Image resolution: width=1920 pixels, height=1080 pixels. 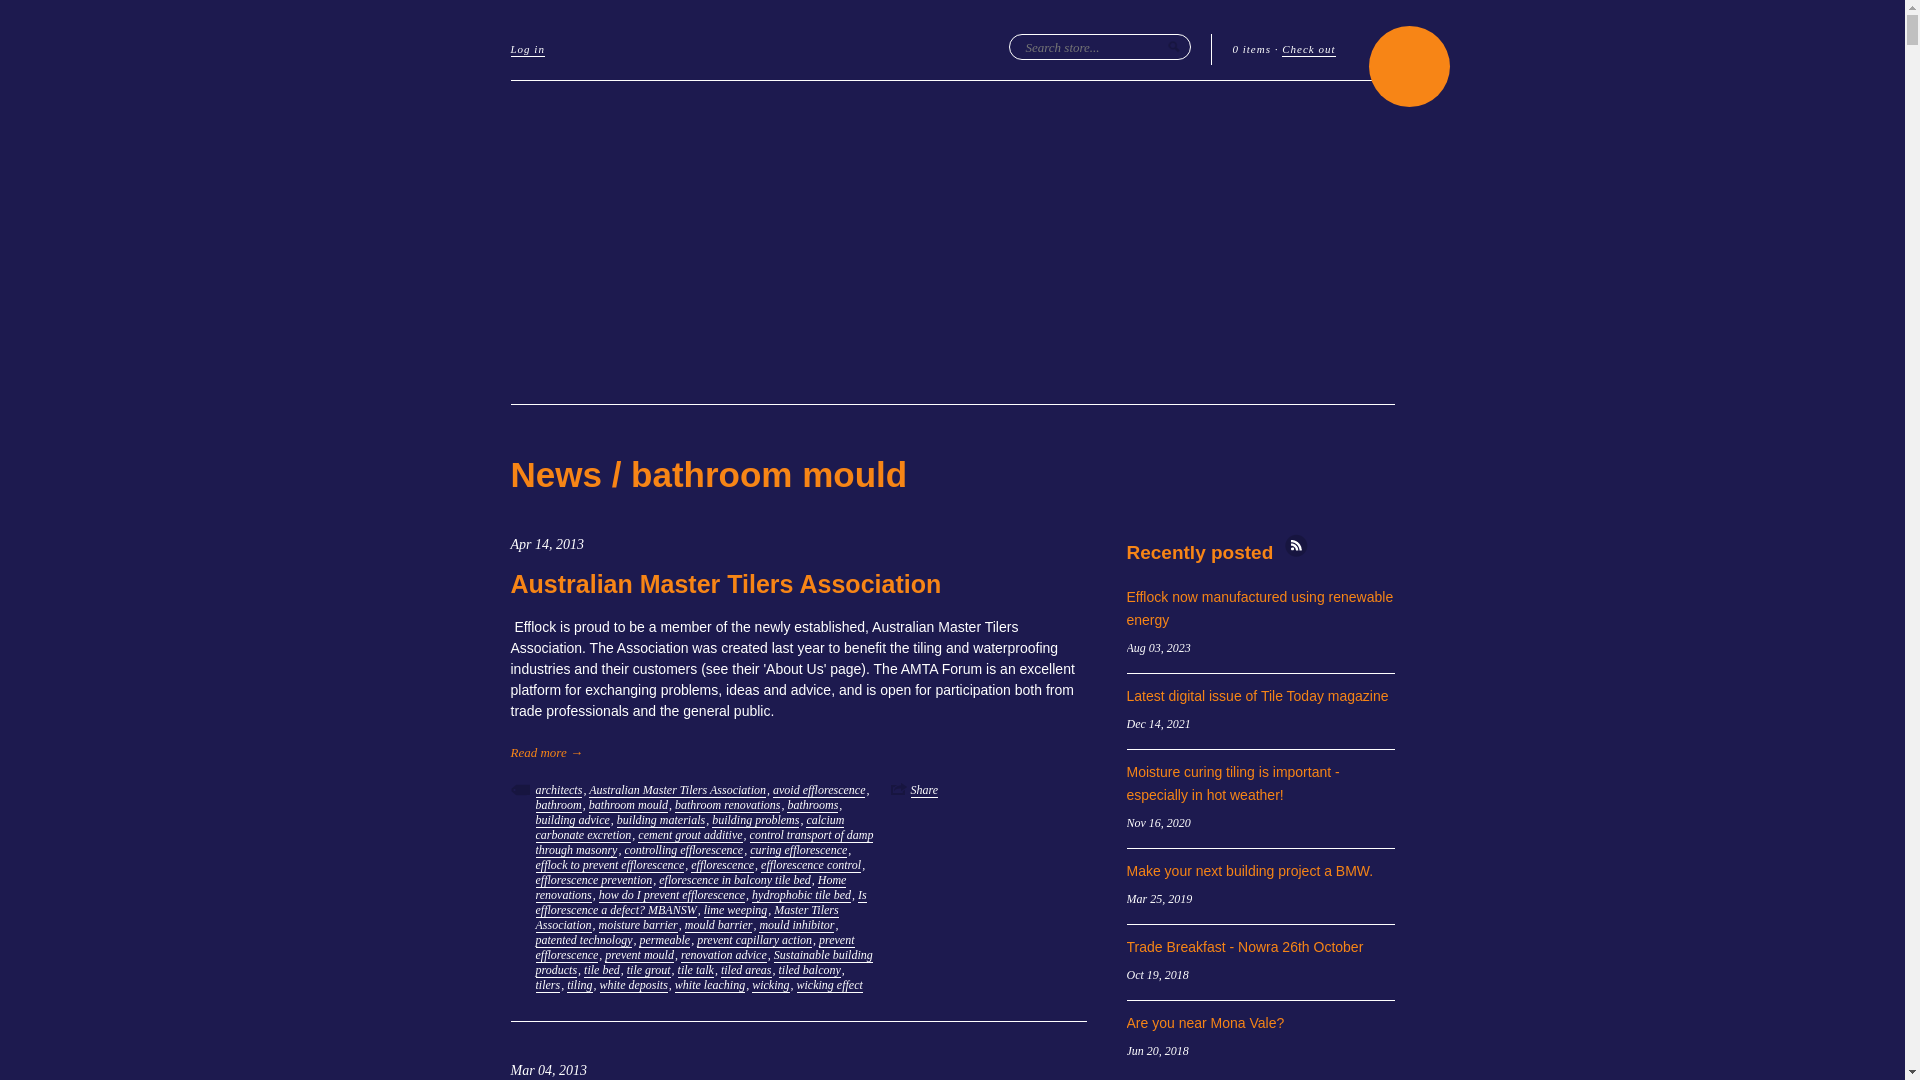 What do you see at coordinates (509, 49) in the screenshot?
I see `'Log in'` at bounding box center [509, 49].